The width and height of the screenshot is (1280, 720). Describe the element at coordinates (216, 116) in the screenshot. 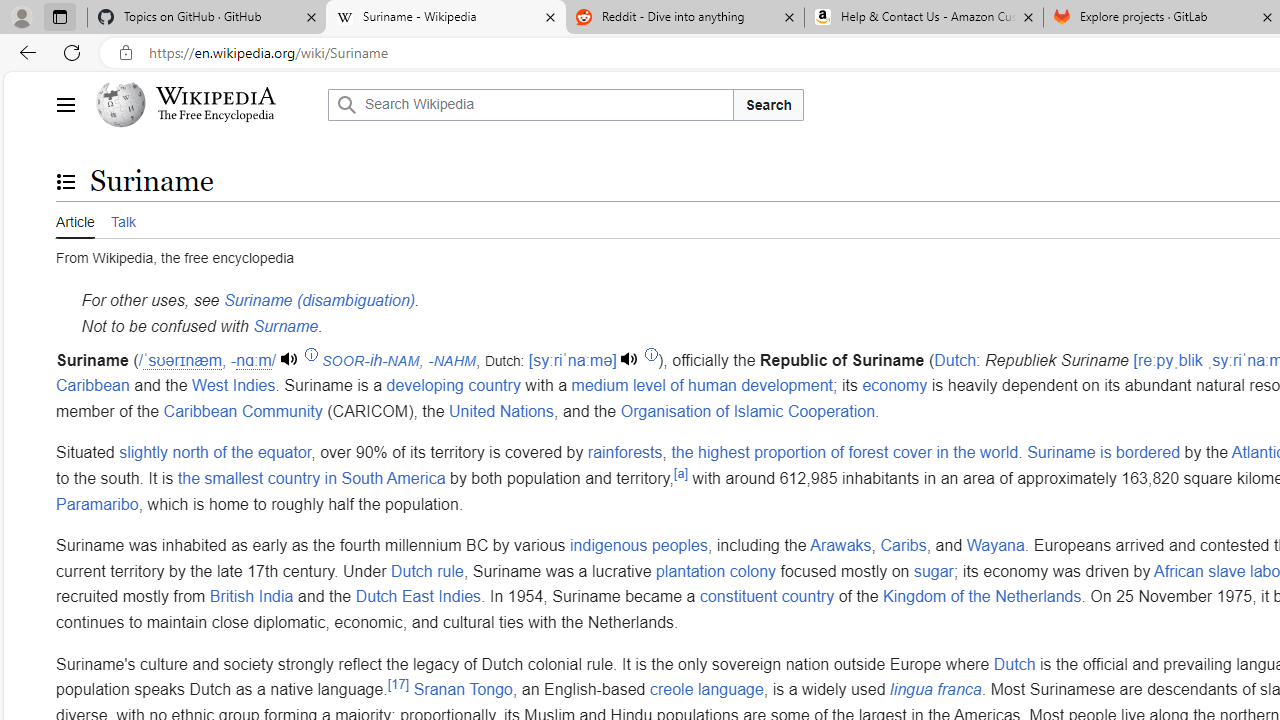

I see `'The Free Encyclopedia'` at that location.